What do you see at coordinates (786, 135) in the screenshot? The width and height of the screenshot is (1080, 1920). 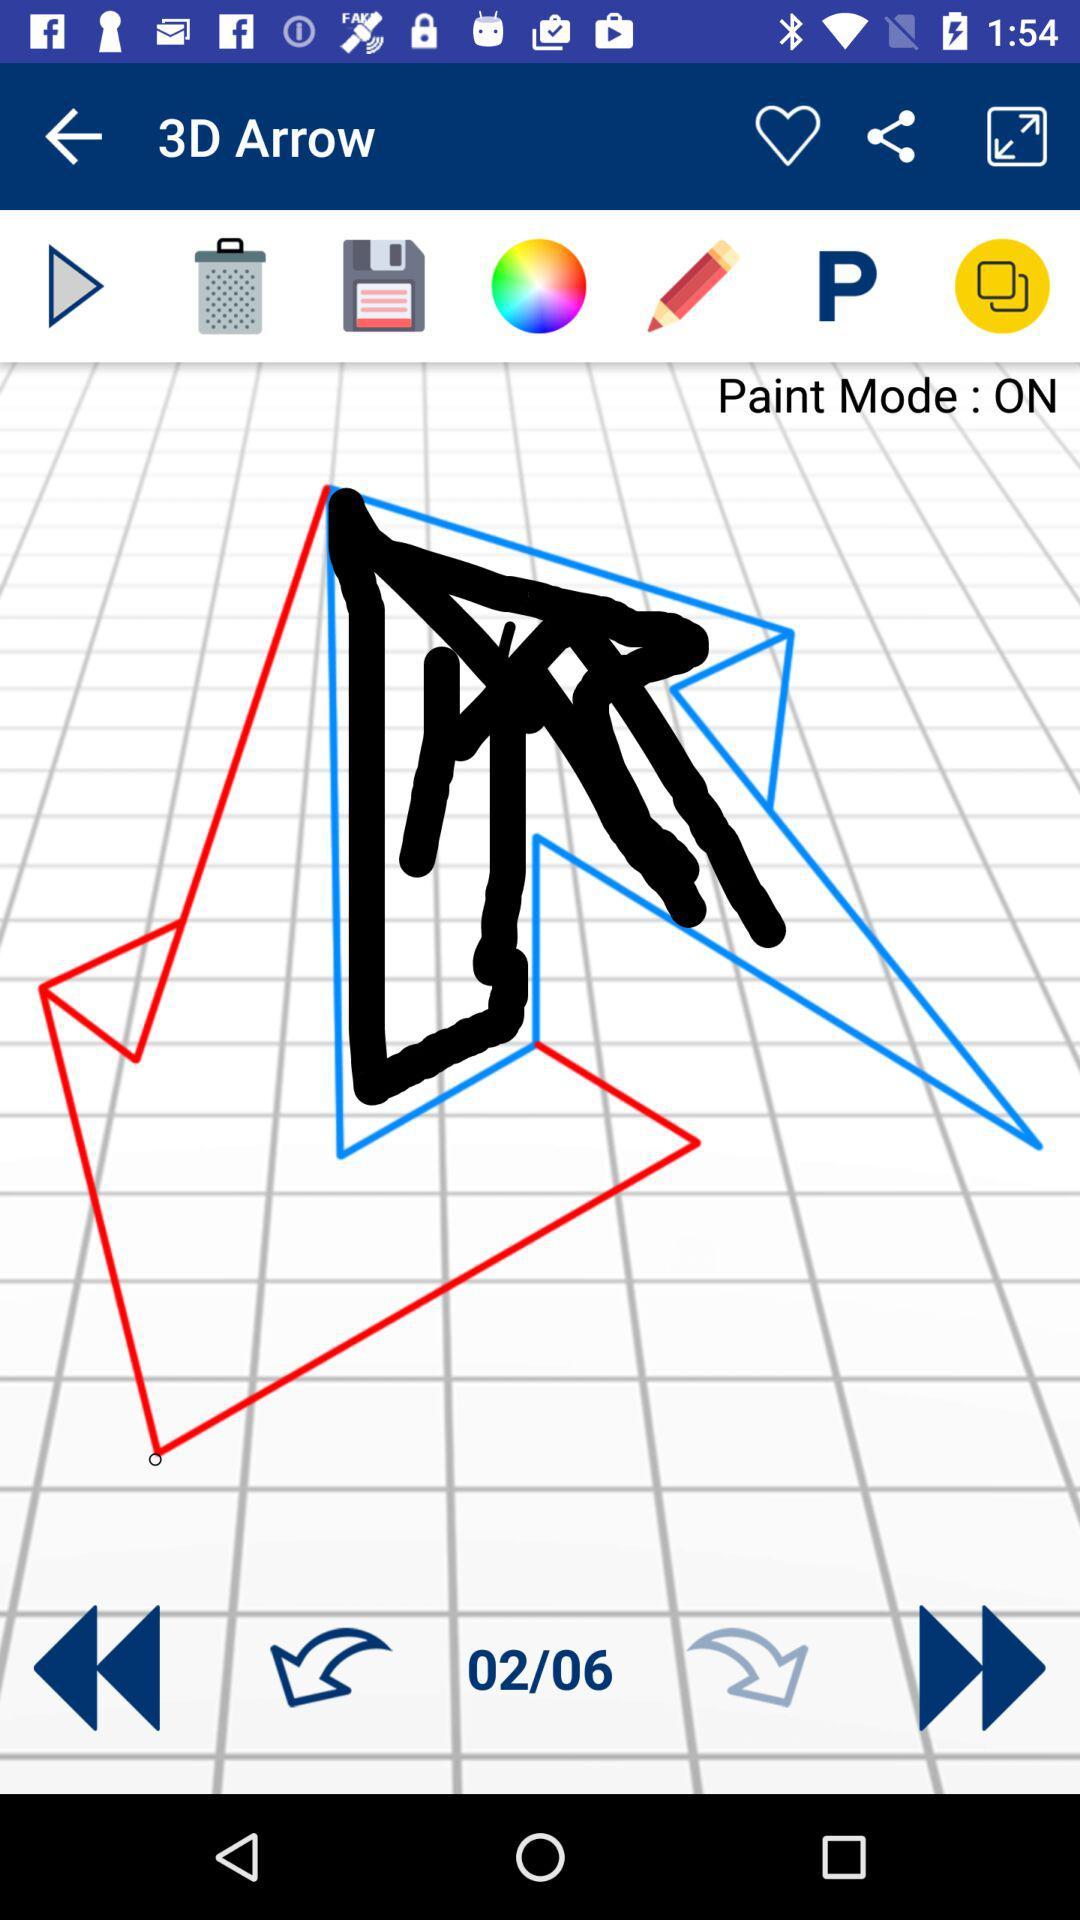 I see `creation` at bounding box center [786, 135].